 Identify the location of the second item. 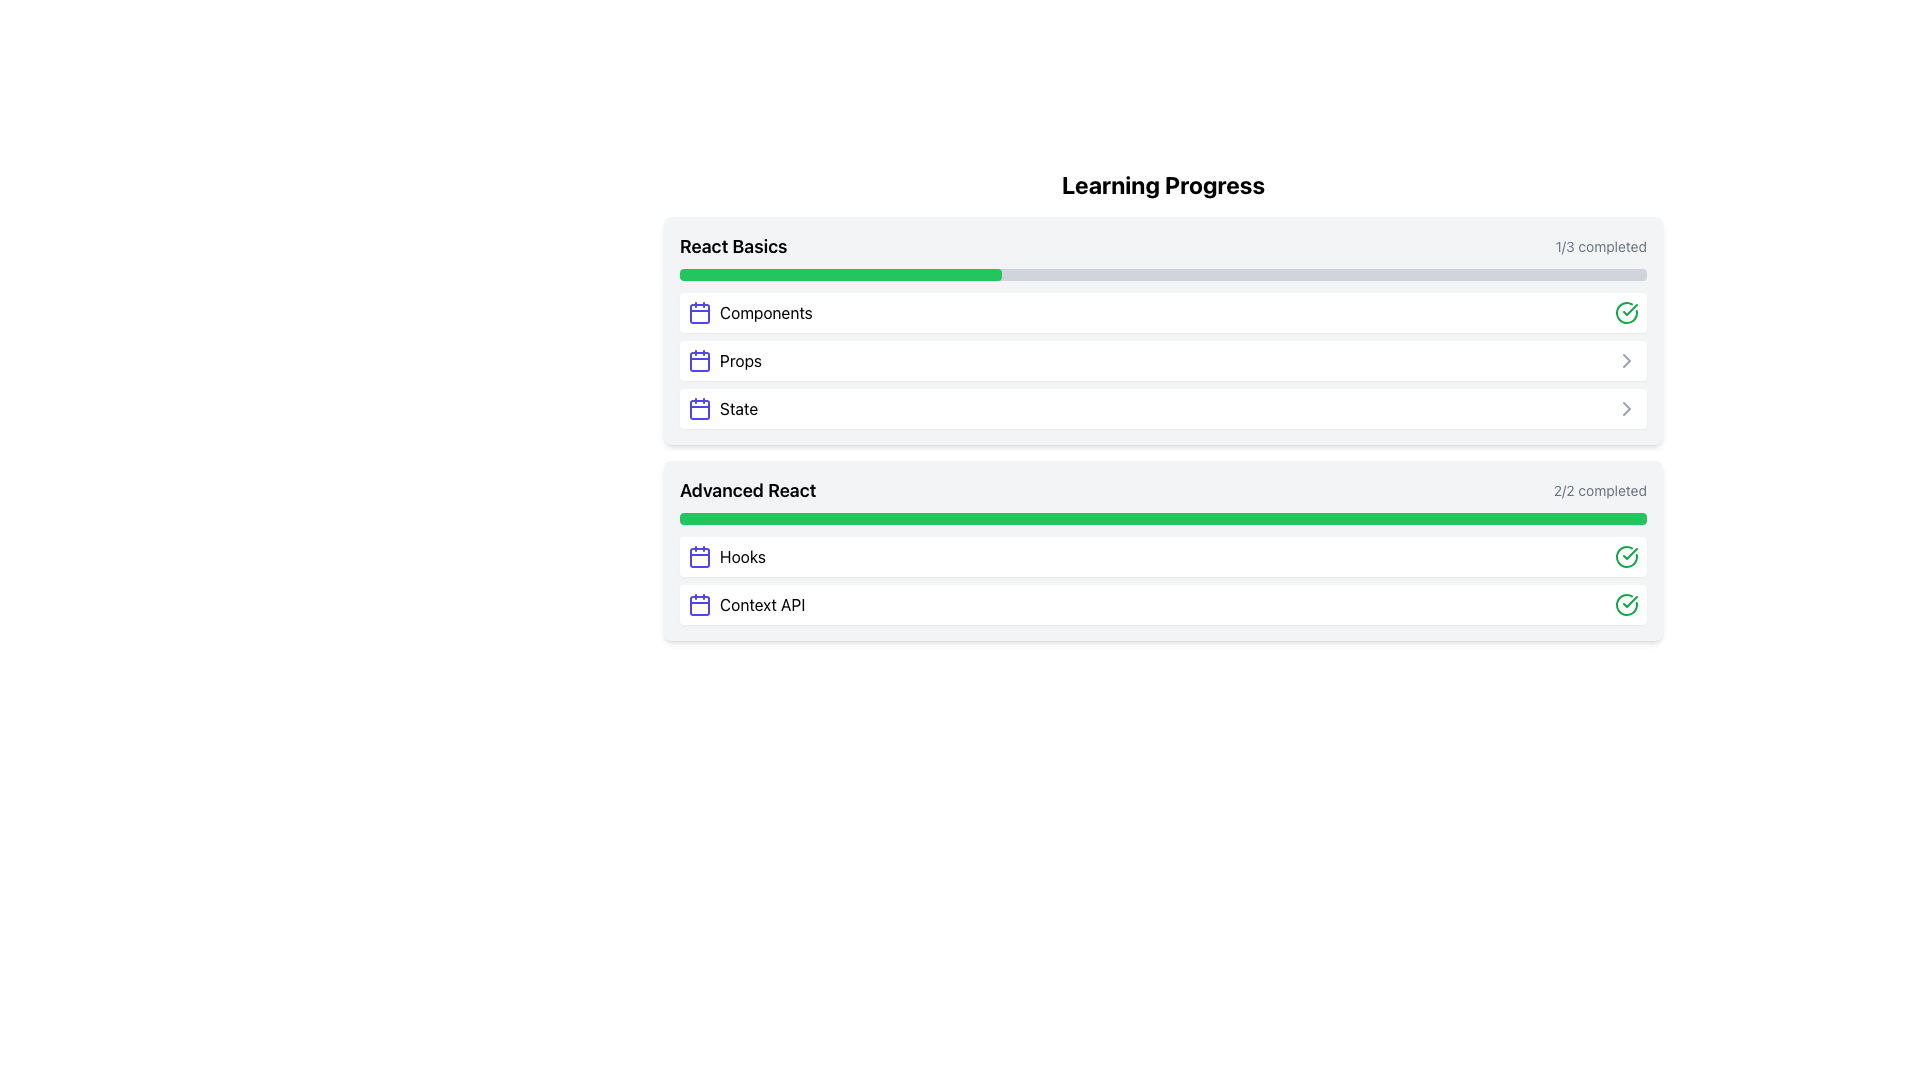
(1163, 361).